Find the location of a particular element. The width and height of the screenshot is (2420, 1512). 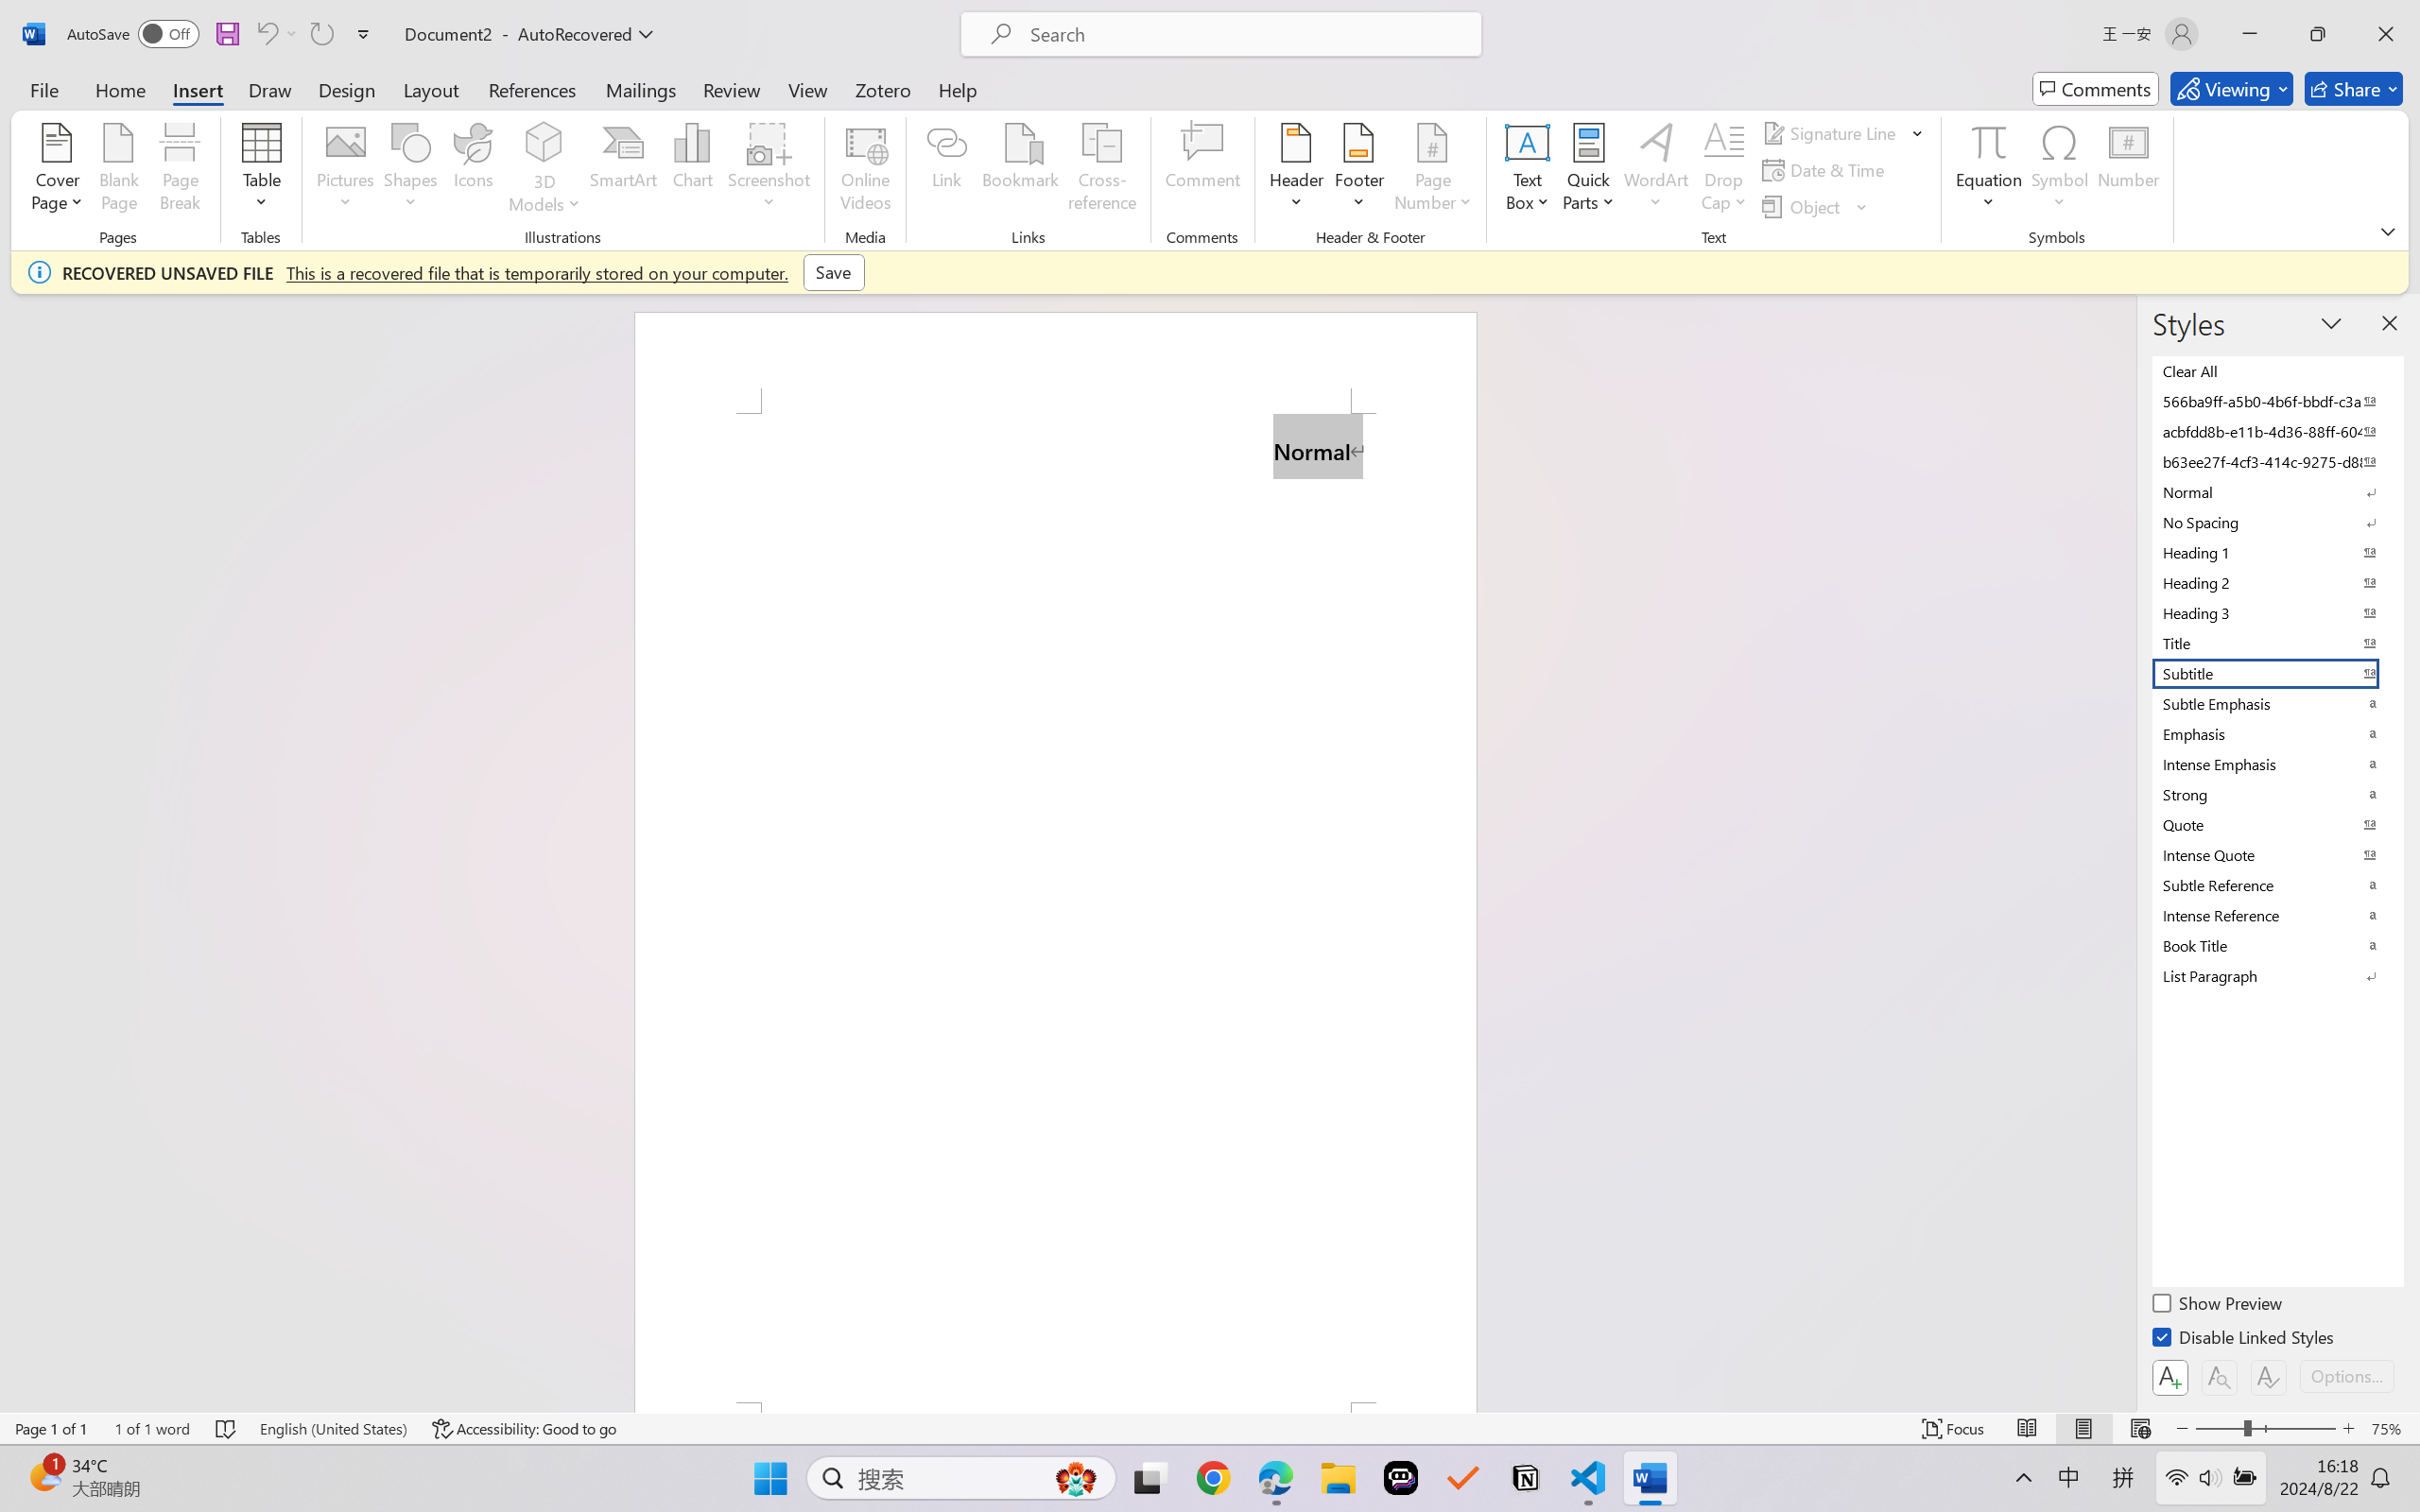

'Object...' is located at coordinates (1803, 207).